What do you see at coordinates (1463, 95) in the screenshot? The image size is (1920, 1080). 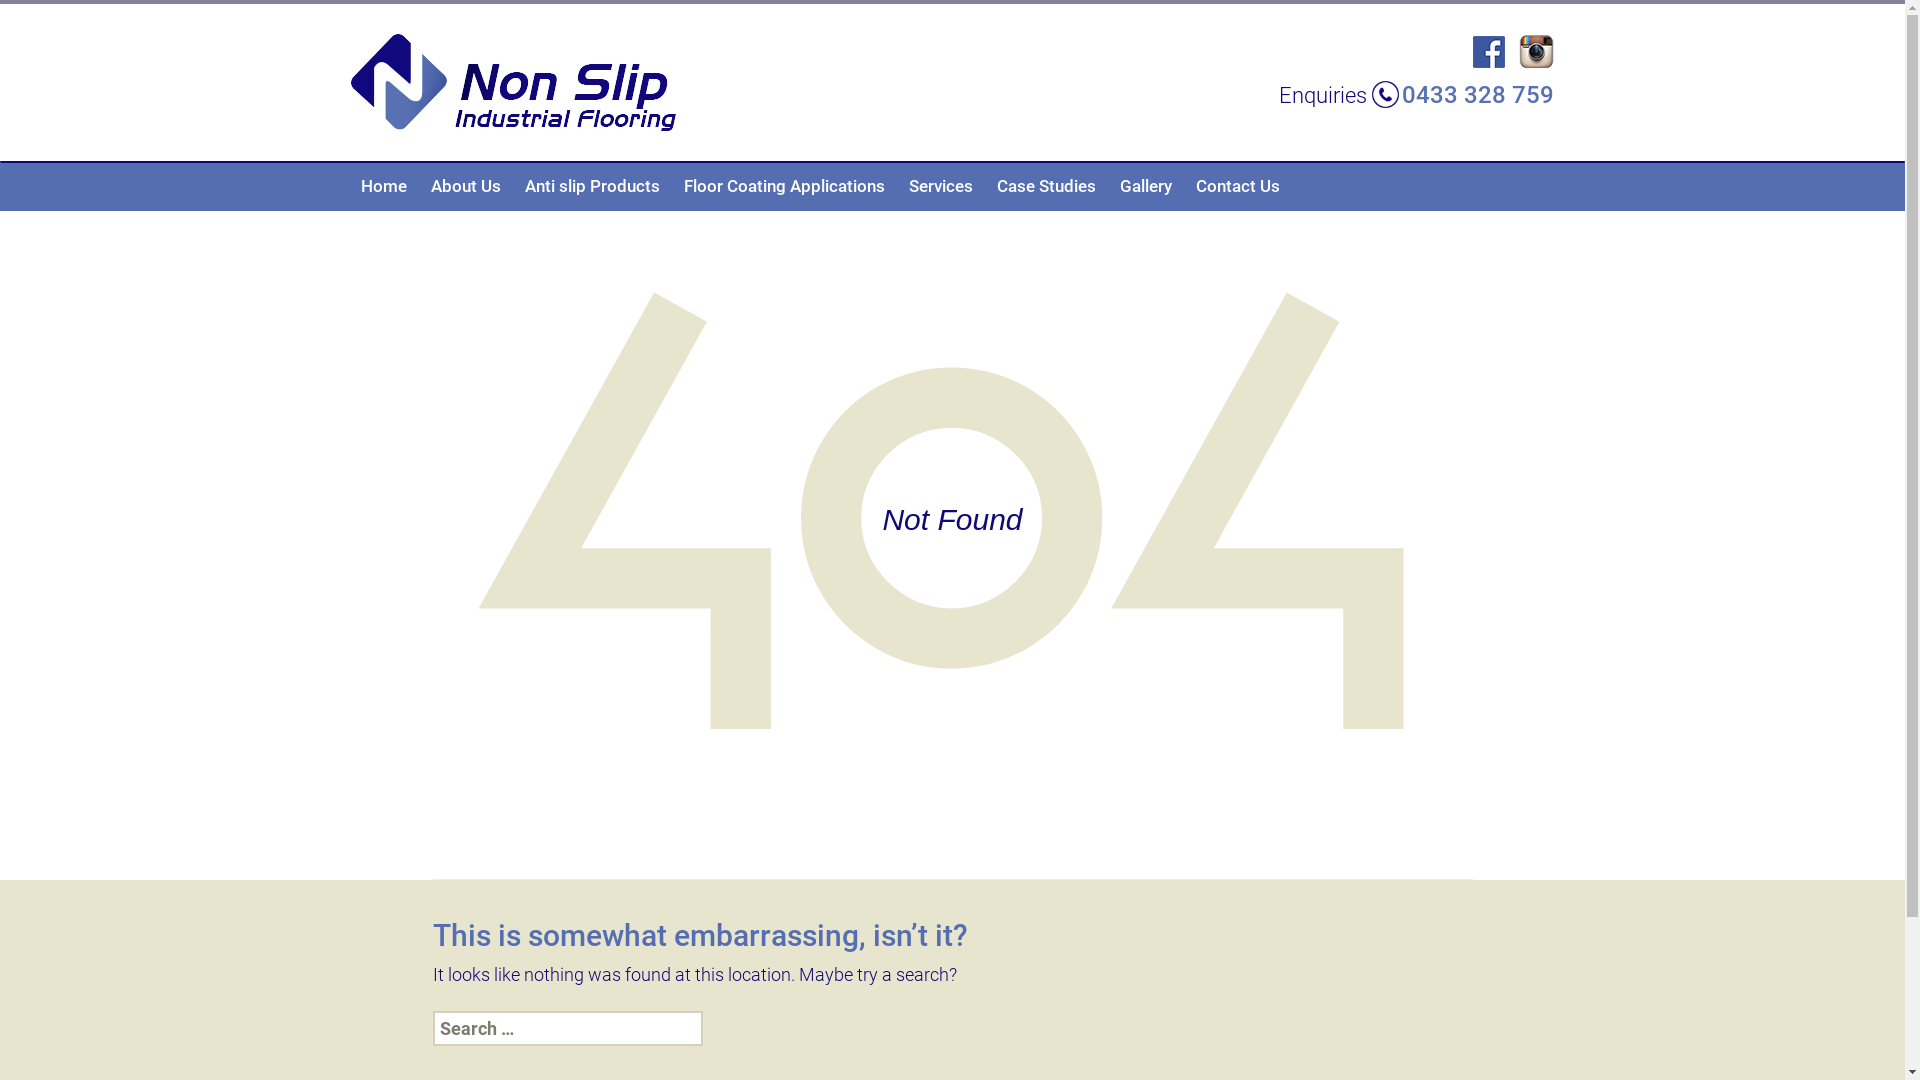 I see `'0433 328 759'` at bounding box center [1463, 95].